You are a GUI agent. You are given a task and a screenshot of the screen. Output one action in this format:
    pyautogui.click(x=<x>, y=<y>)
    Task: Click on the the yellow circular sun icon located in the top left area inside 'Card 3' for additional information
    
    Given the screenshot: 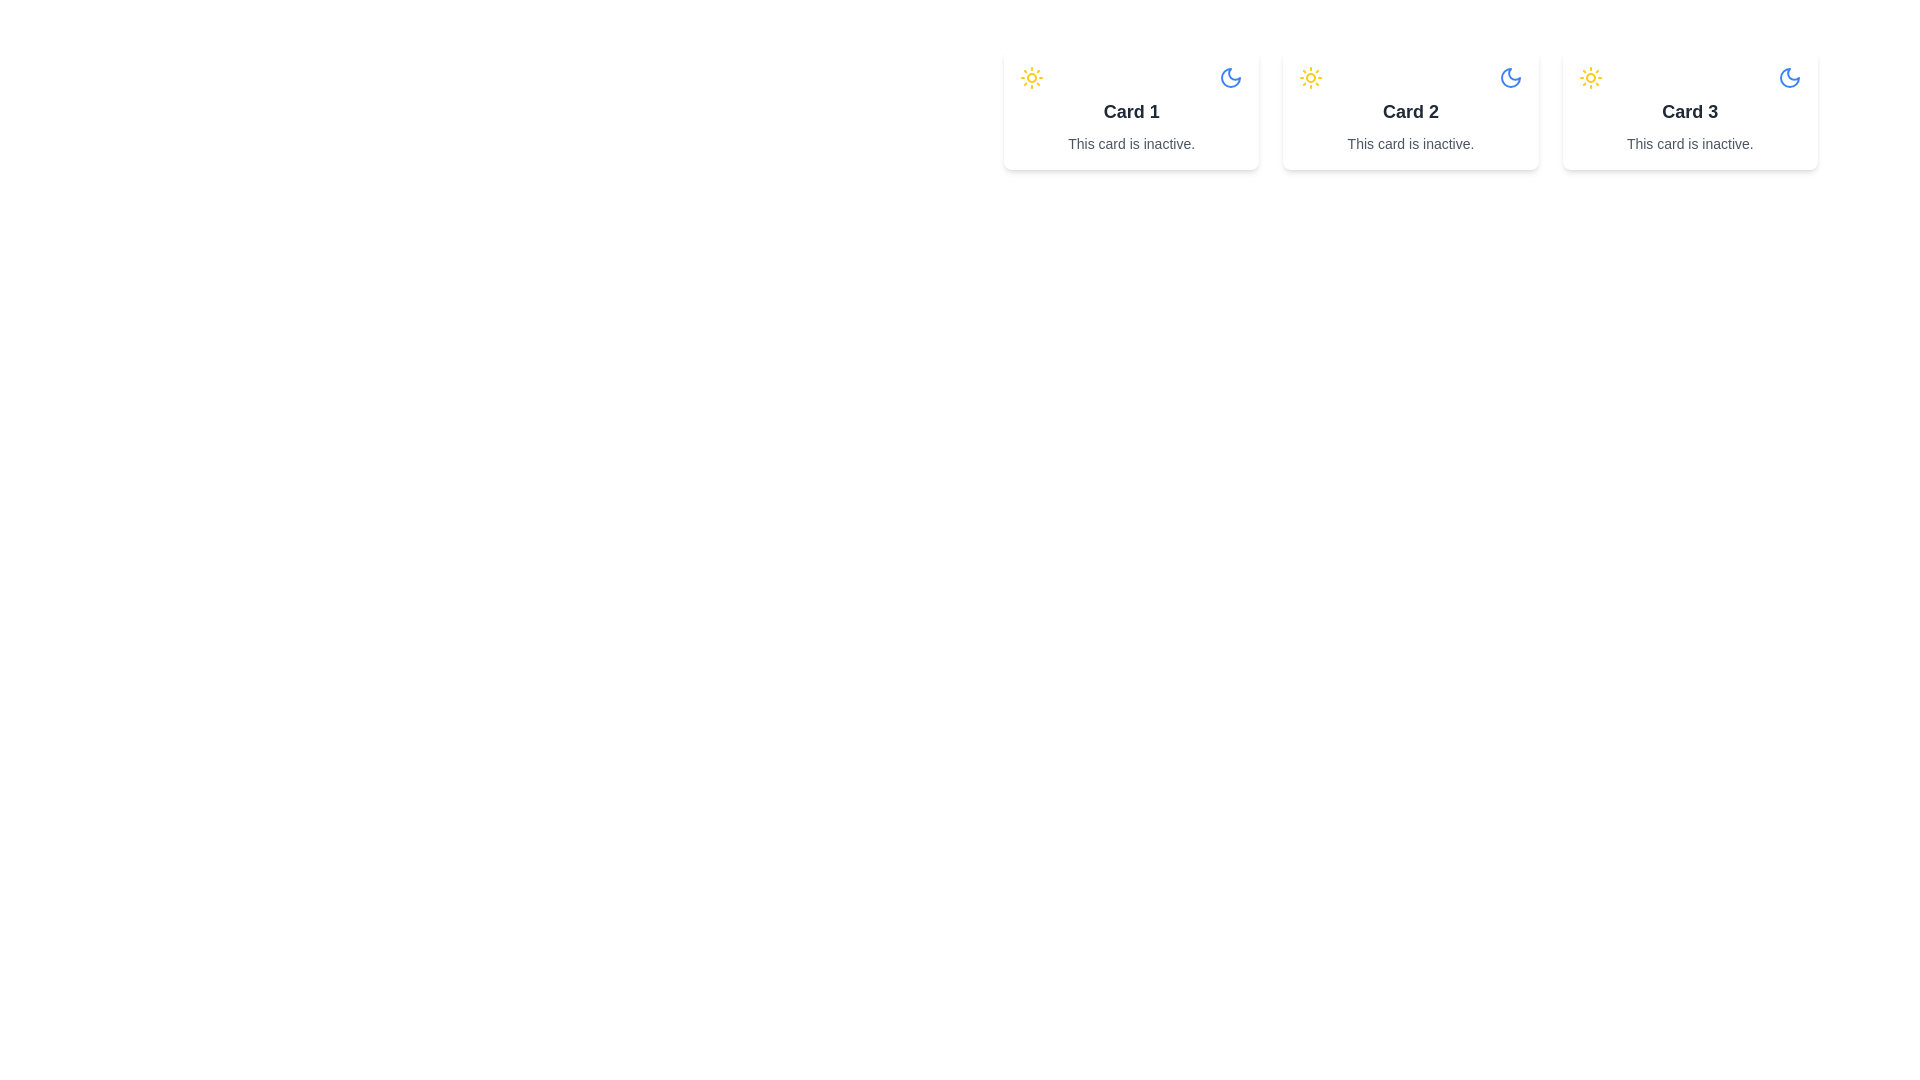 What is the action you would take?
    pyautogui.click(x=1589, y=76)
    